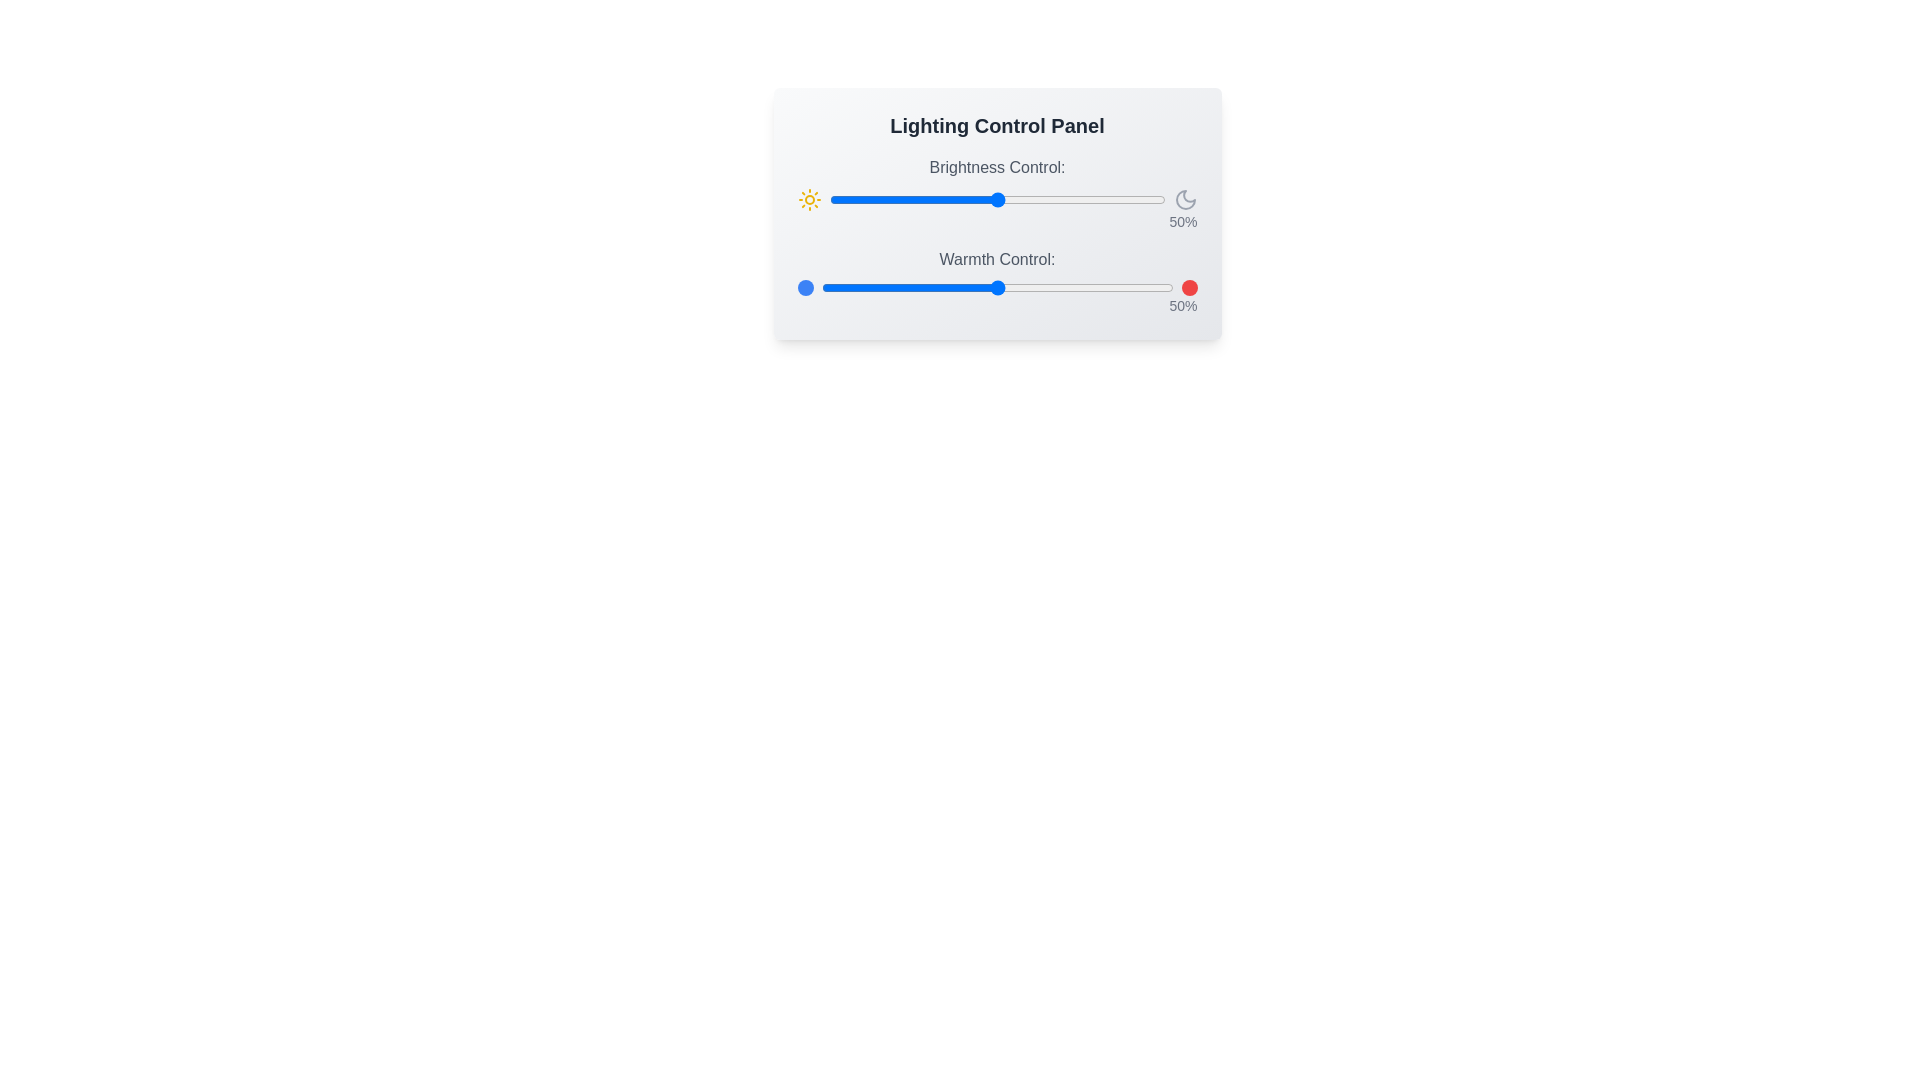  Describe the element at coordinates (997, 288) in the screenshot. I see `the thumb of the warmth setting slider located under the 'Warmth Control' label, which is currently set at 50%` at that location.